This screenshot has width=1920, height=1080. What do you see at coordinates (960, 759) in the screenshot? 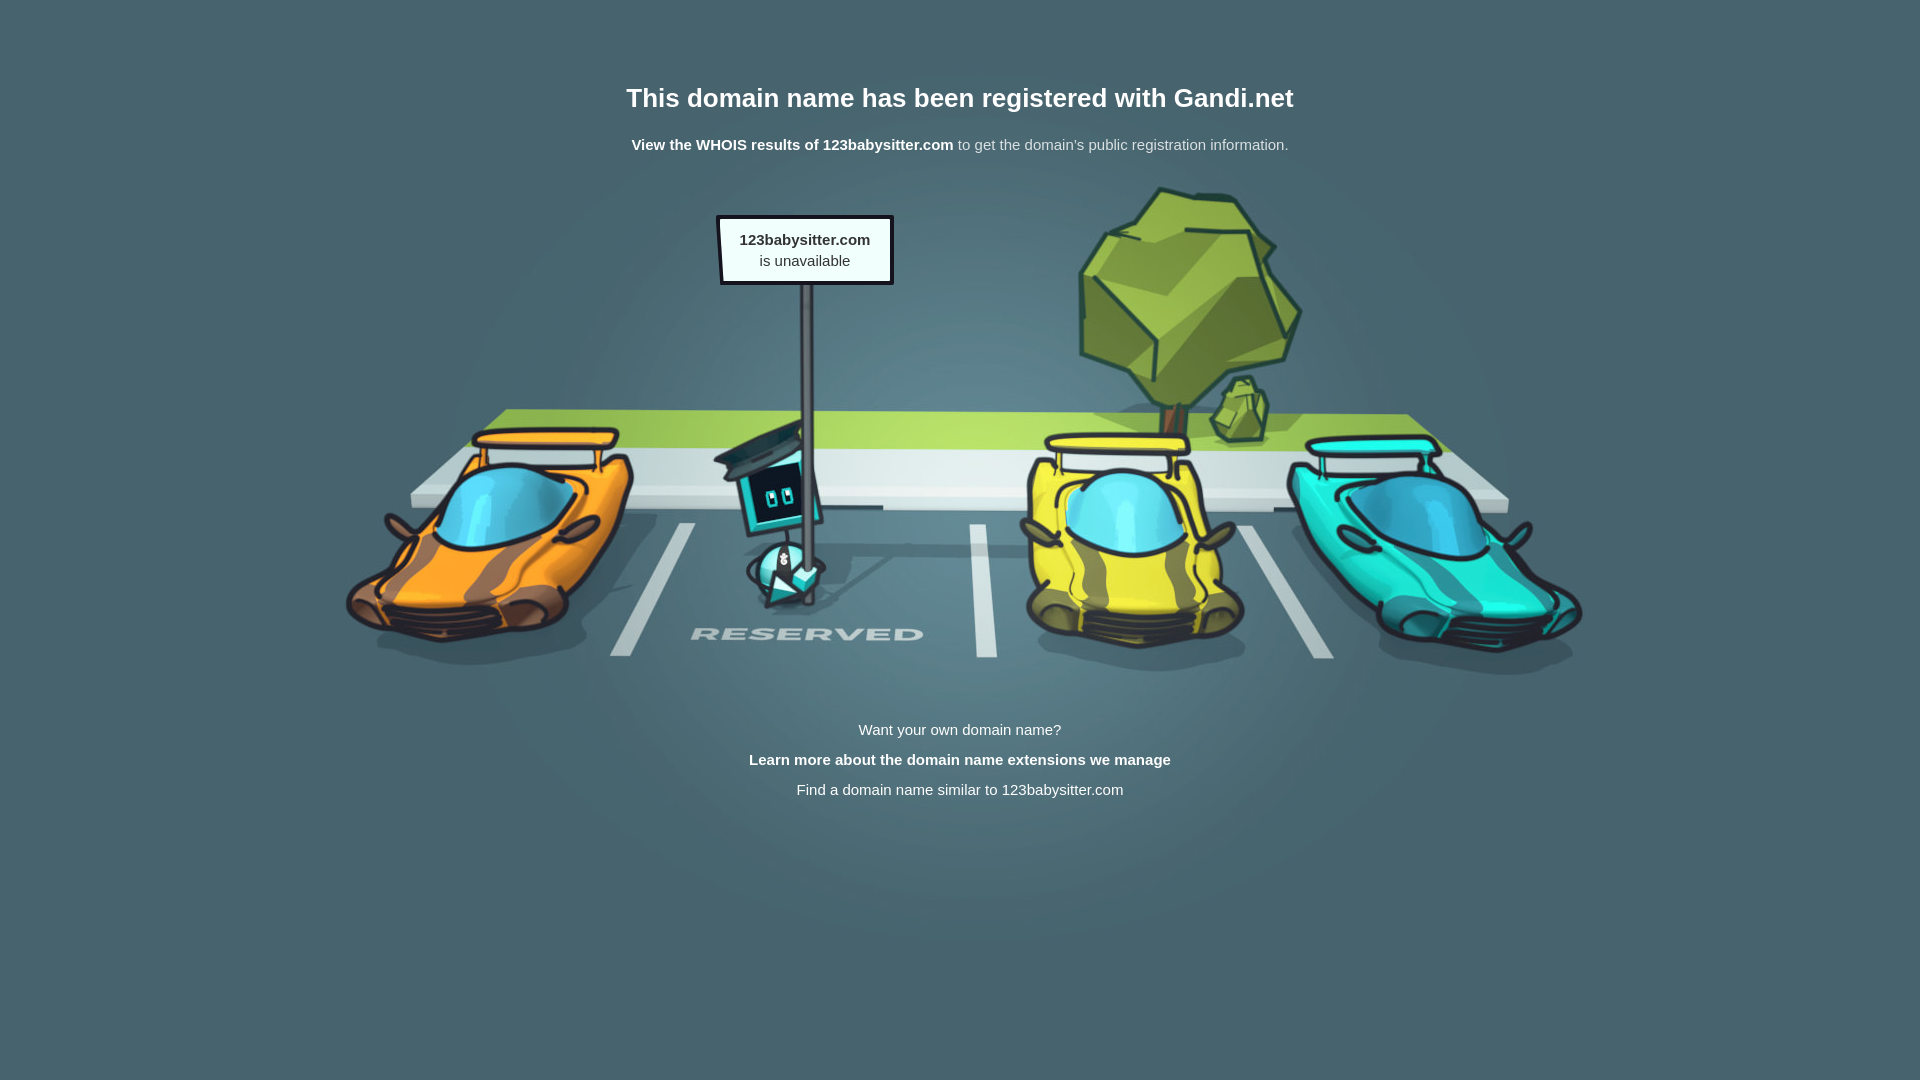
I see `'Learn more about the domain name extensions we manage'` at bounding box center [960, 759].